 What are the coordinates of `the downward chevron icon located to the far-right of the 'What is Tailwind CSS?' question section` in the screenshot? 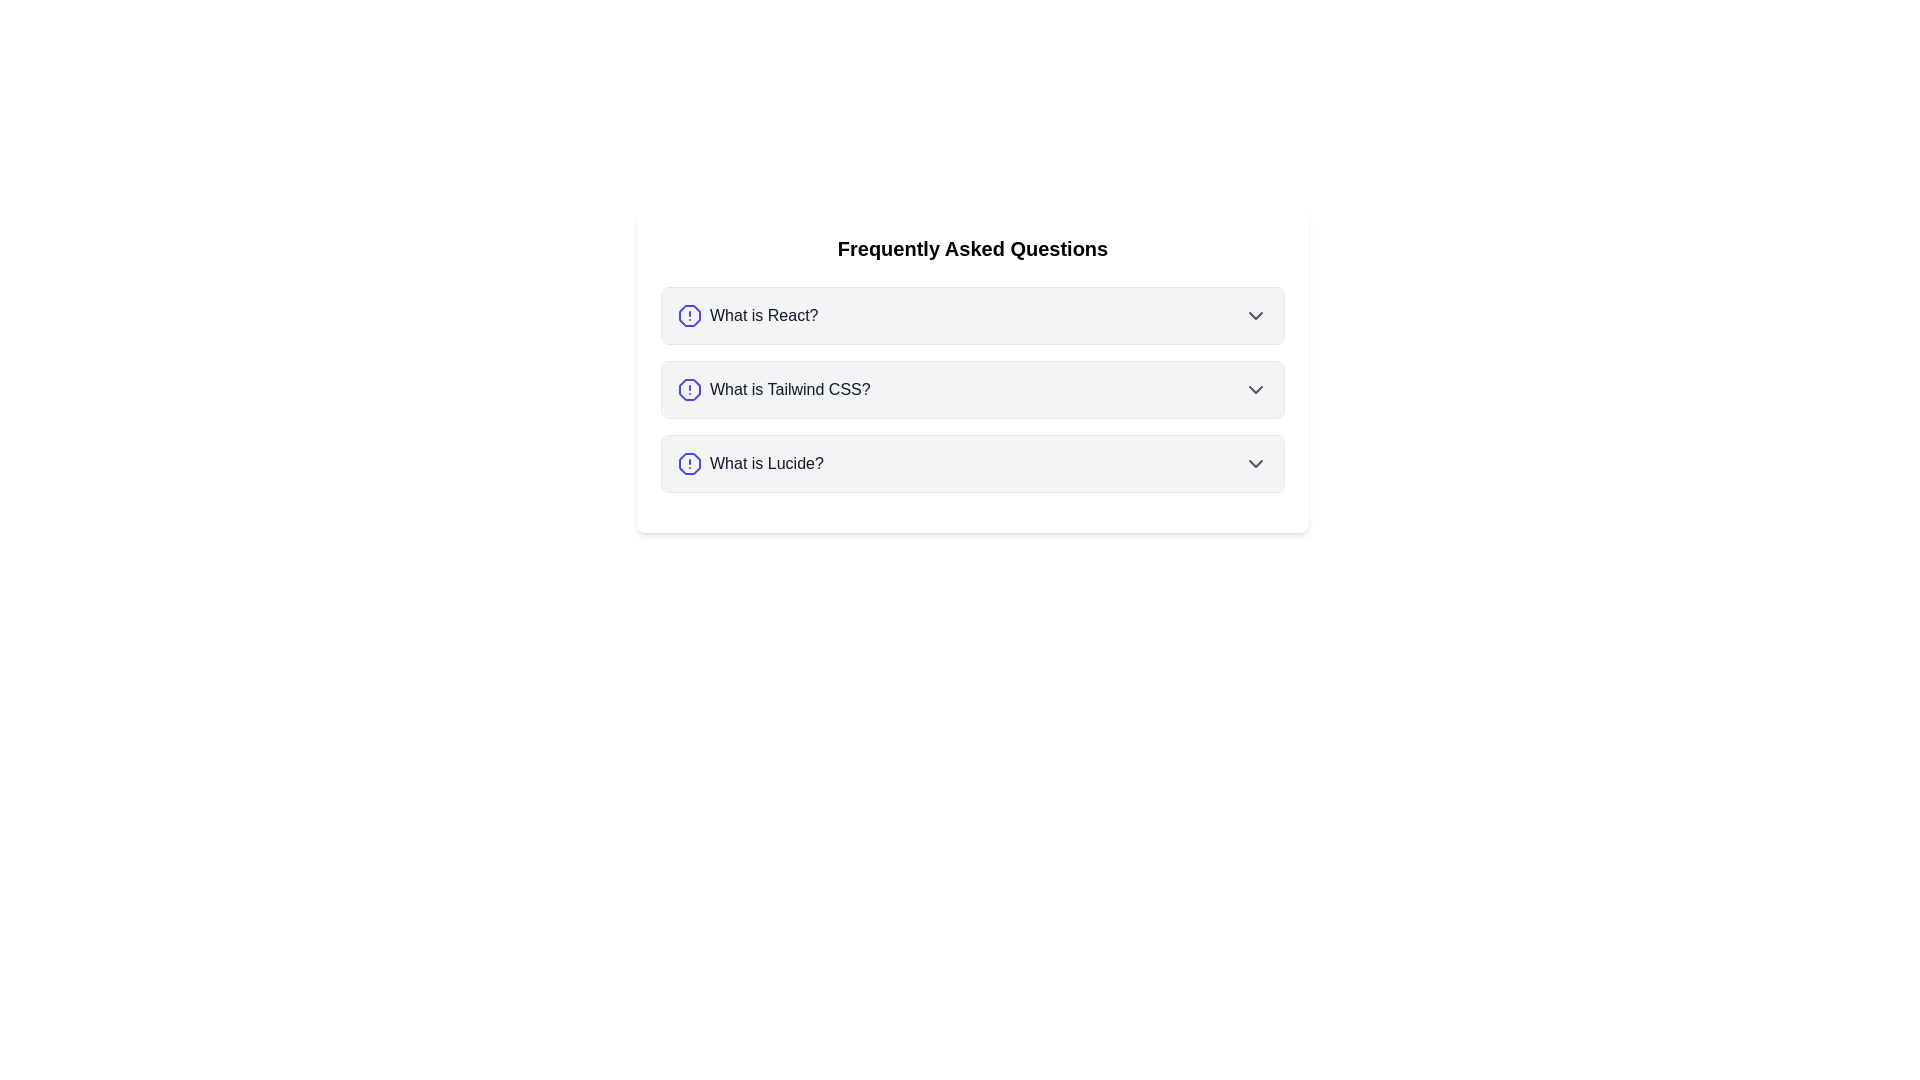 It's located at (1255, 389).